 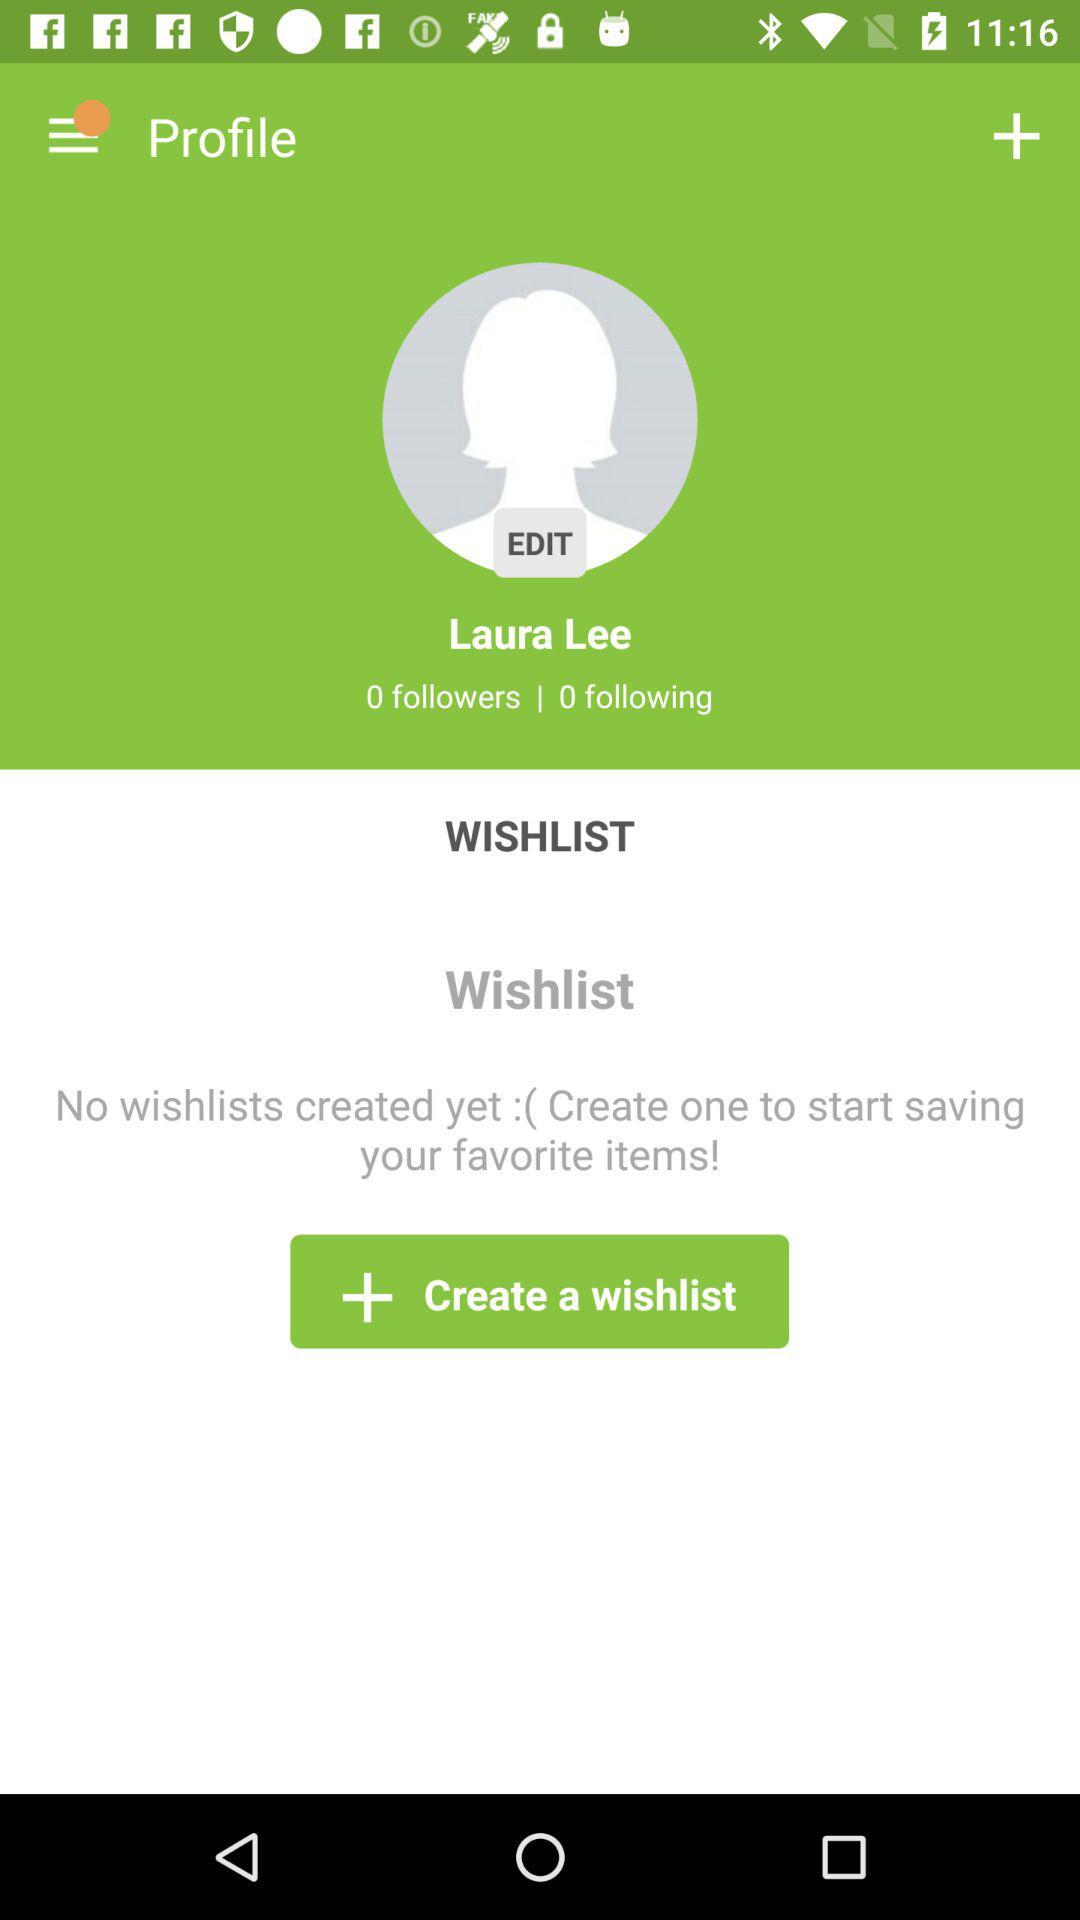 What do you see at coordinates (72, 135) in the screenshot?
I see `the icon next to profile` at bounding box center [72, 135].